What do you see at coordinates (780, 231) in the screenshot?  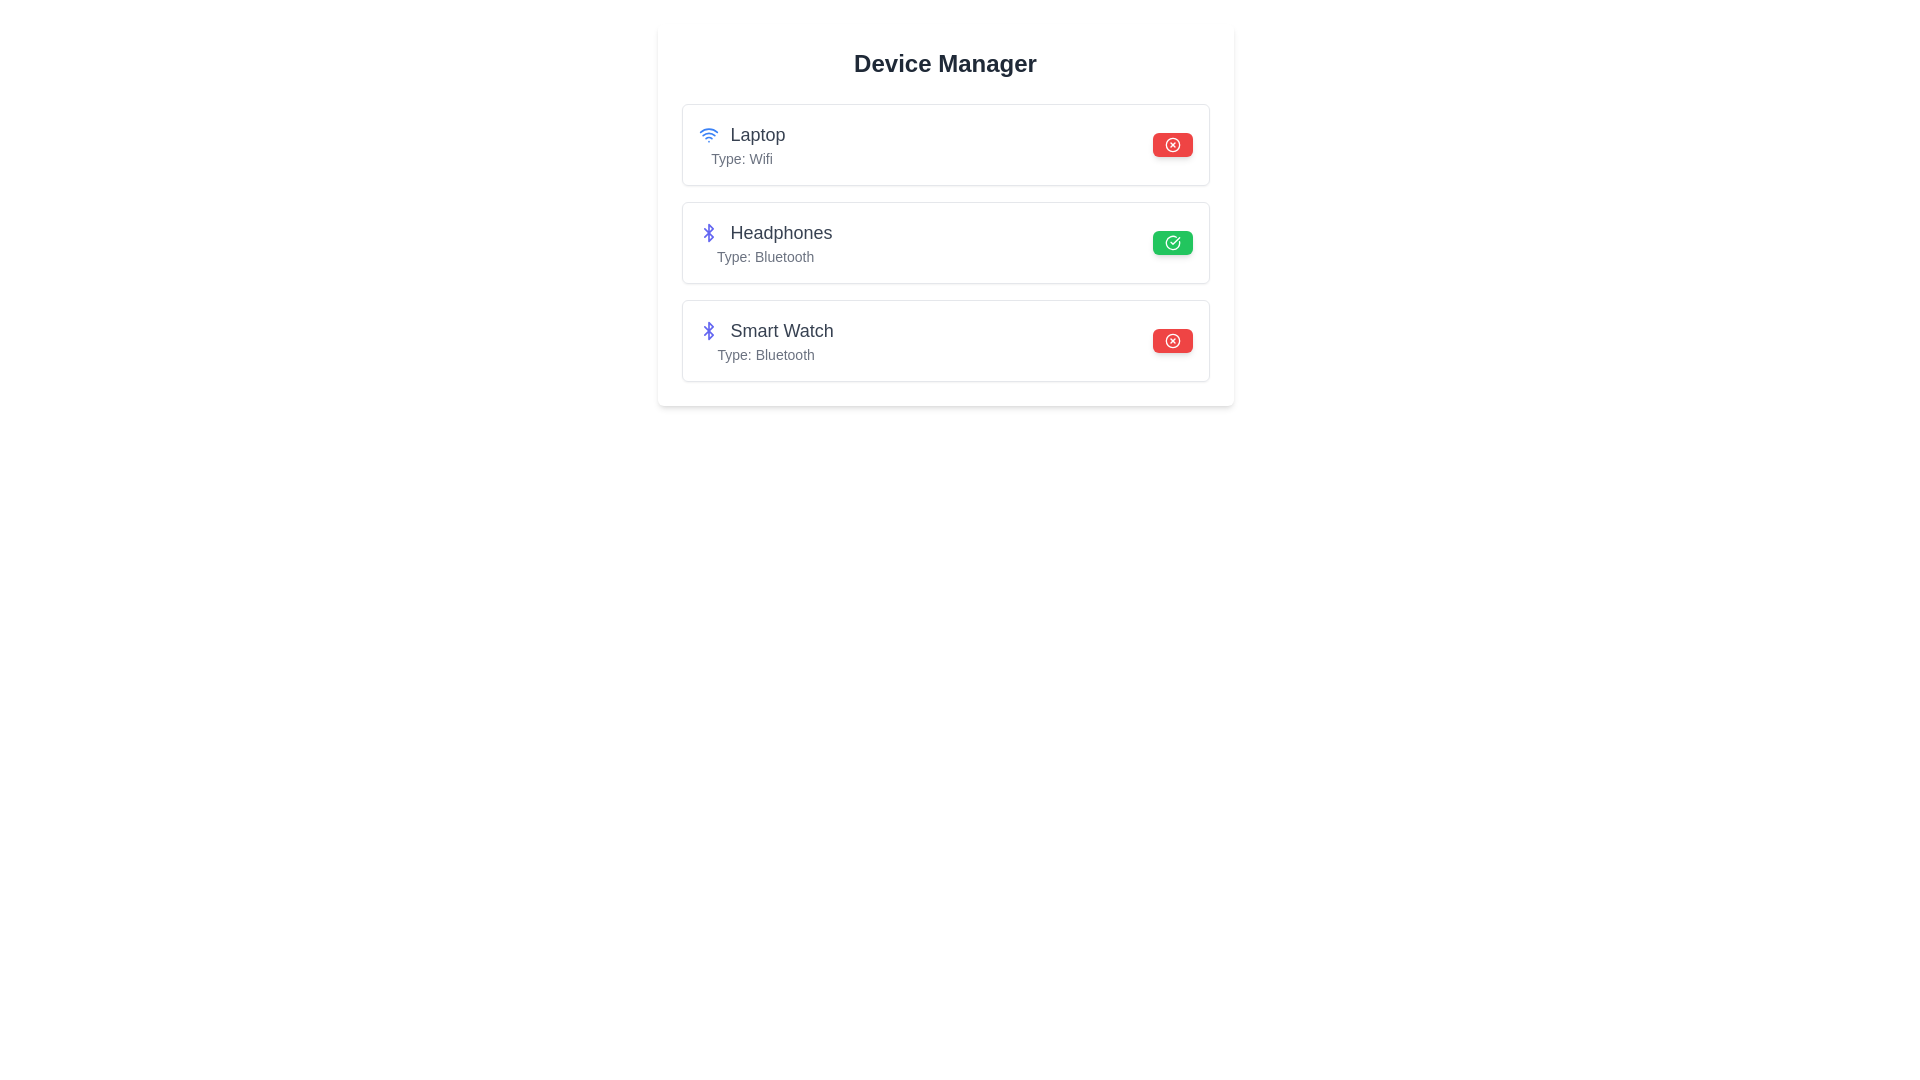 I see `the 'Headphones' text label in the Device Manager section, located in the second row of the connected devices list` at bounding box center [780, 231].